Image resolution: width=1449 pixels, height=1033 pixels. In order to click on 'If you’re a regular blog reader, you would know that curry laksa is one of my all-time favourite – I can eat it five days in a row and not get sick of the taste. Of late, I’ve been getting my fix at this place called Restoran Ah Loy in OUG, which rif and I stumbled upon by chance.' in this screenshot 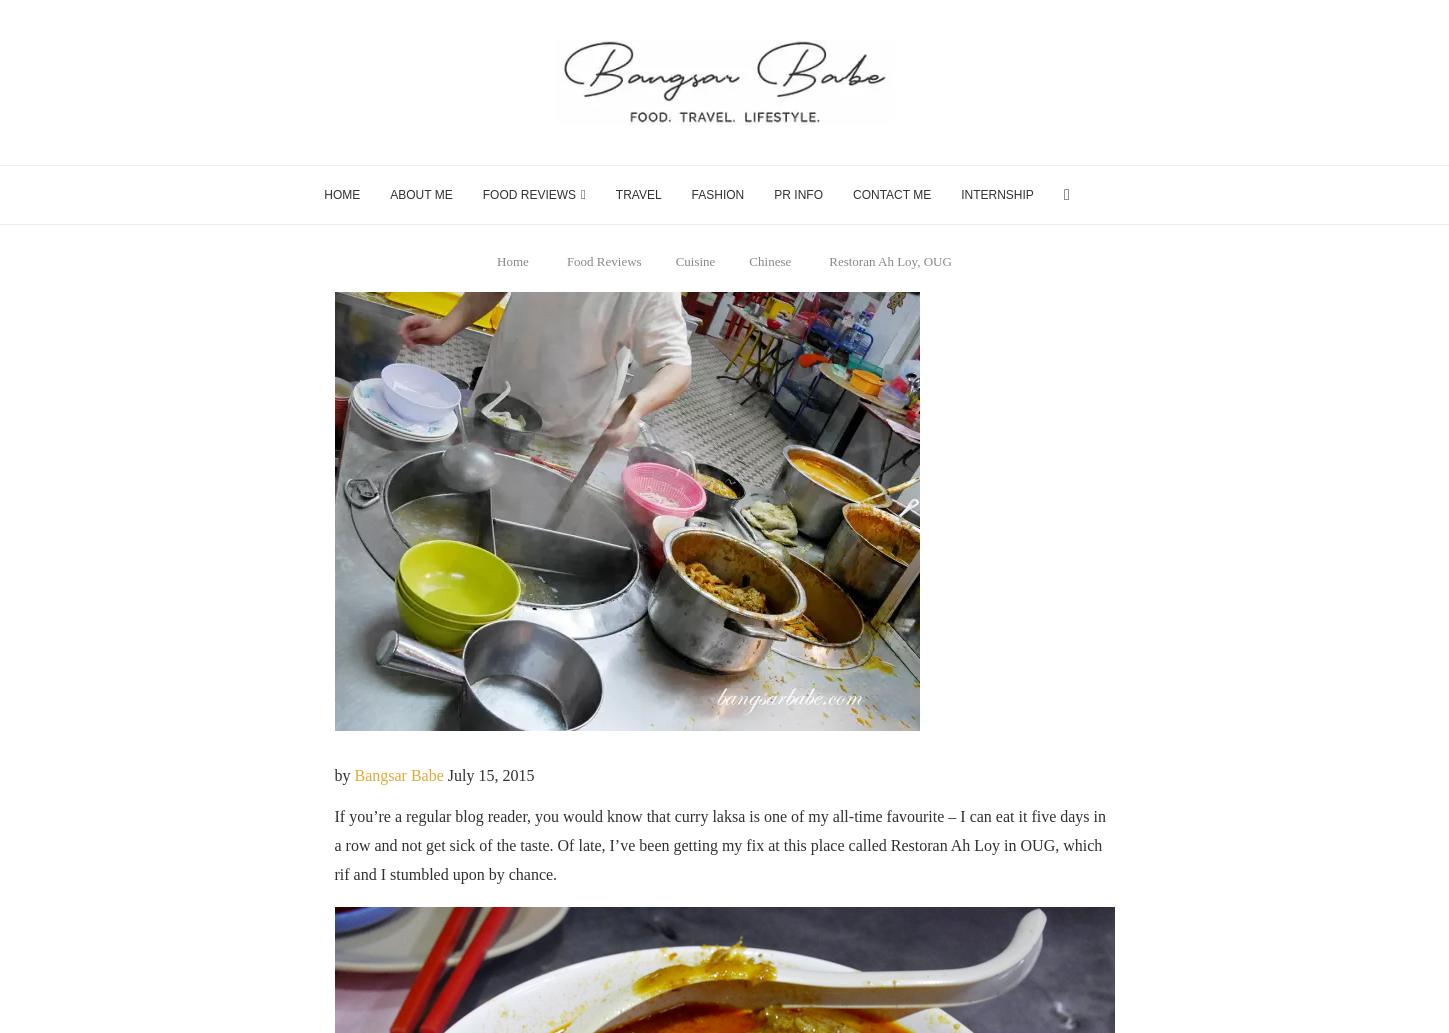, I will do `click(720, 844)`.